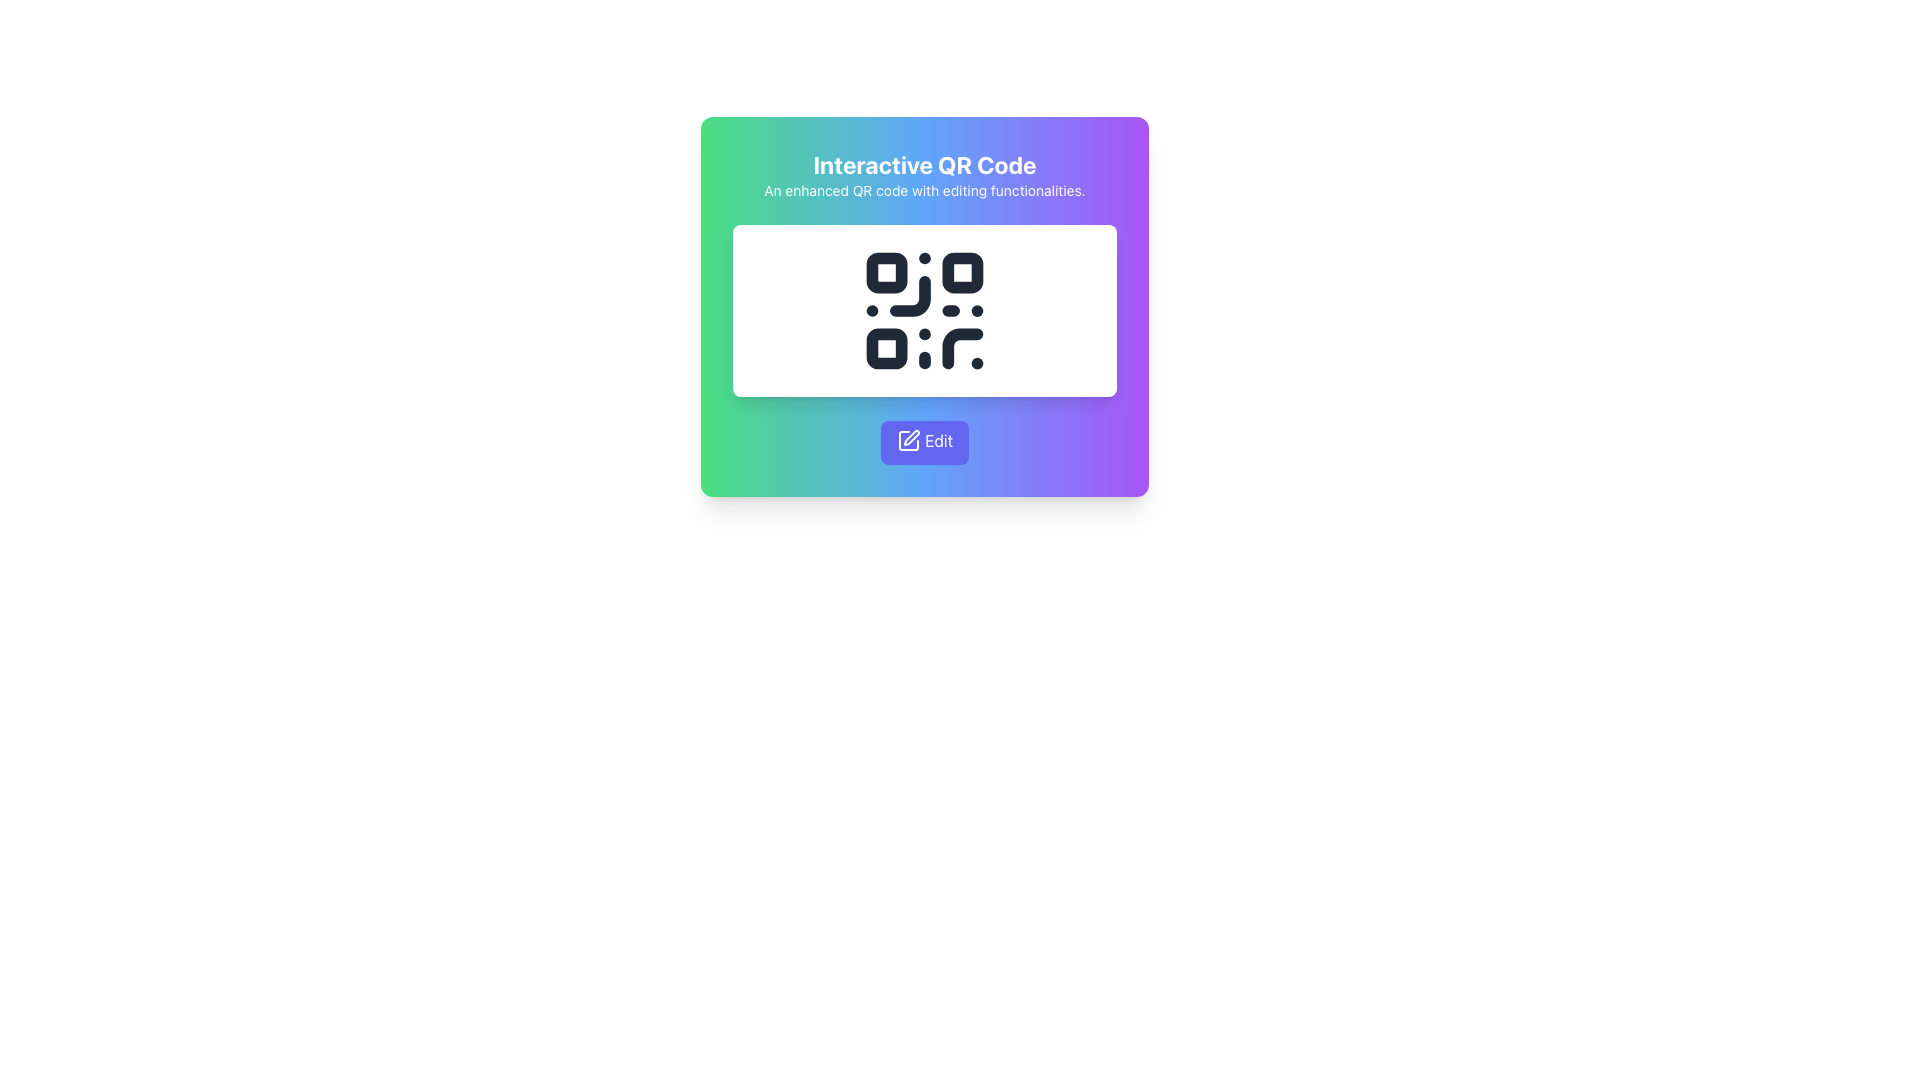 This screenshot has height=1080, width=1920. I want to click on the rectangular purple button labeled 'Edit' with a pen icon, so click(924, 442).